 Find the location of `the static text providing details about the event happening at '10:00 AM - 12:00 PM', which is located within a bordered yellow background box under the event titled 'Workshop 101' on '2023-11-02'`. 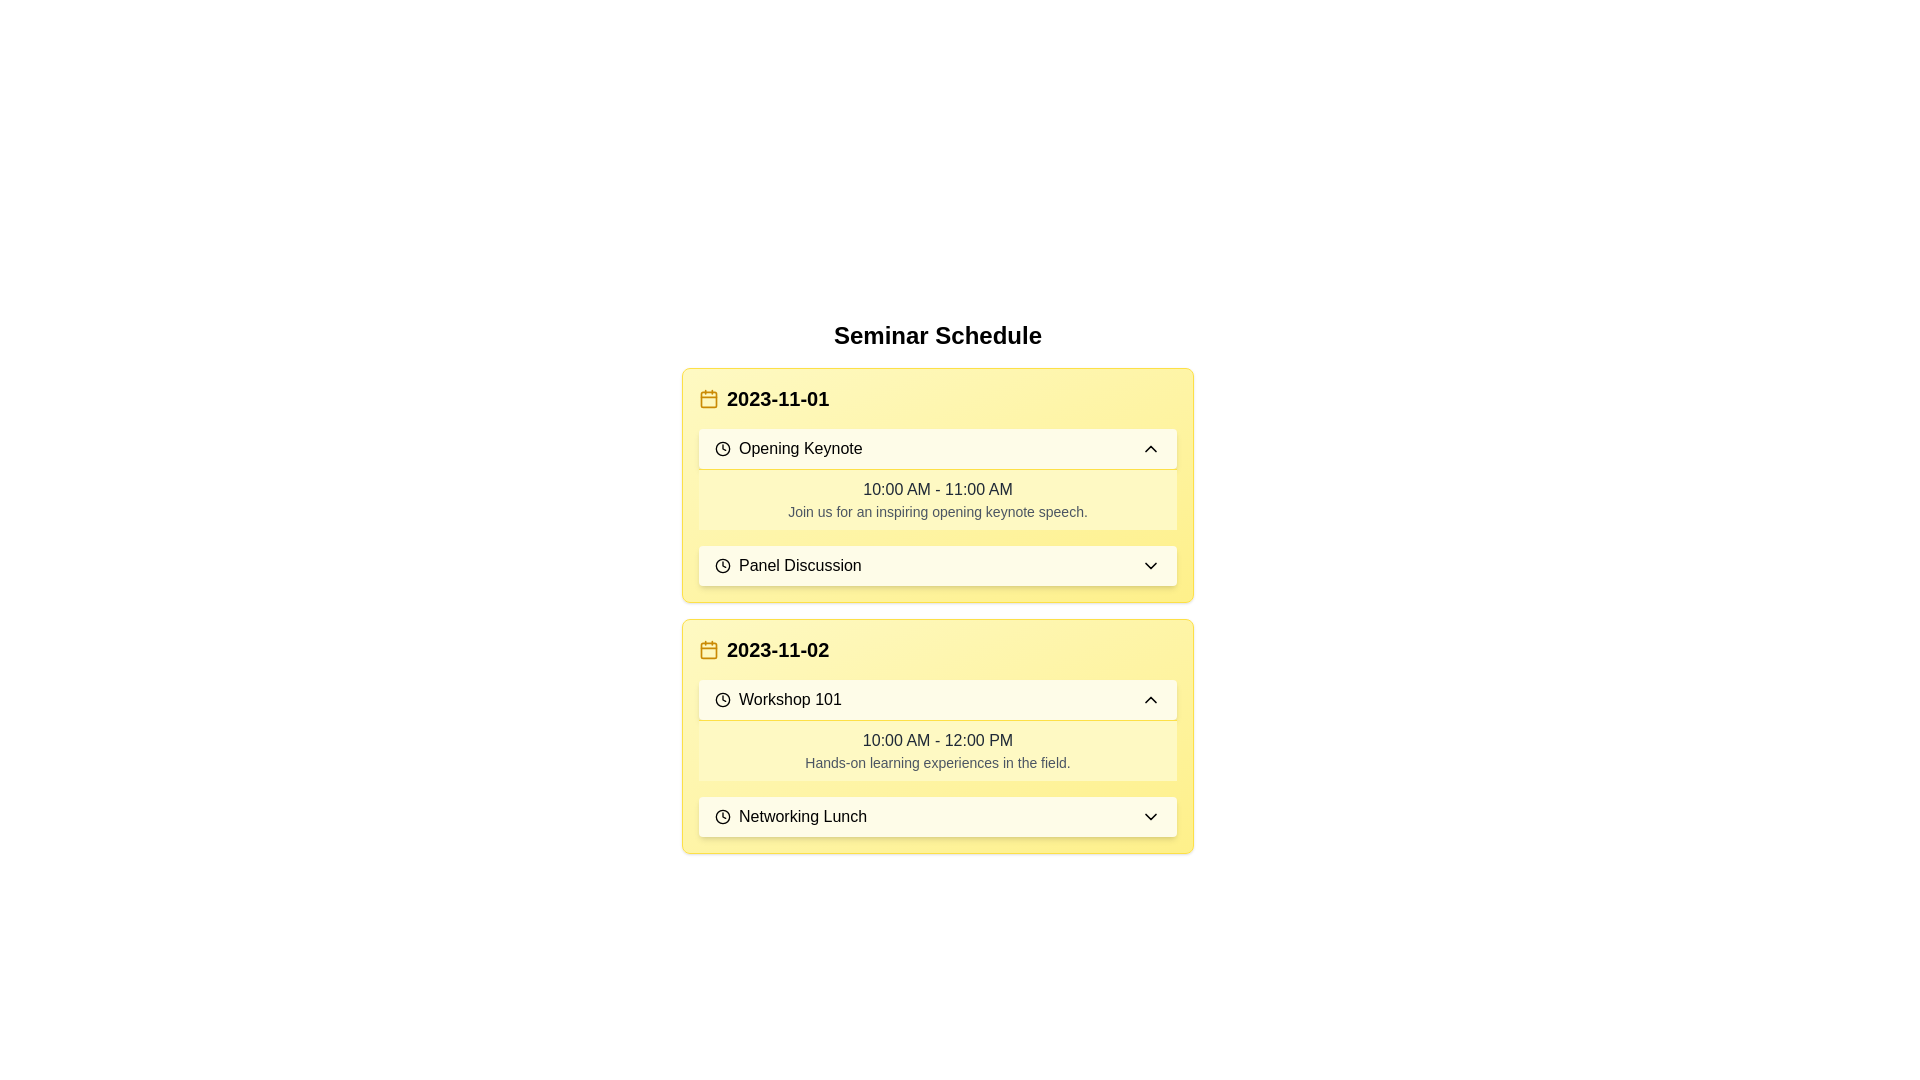

the static text providing details about the event happening at '10:00 AM - 12:00 PM', which is located within a bordered yellow background box under the event titled 'Workshop 101' on '2023-11-02' is located at coordinates (936, 763).